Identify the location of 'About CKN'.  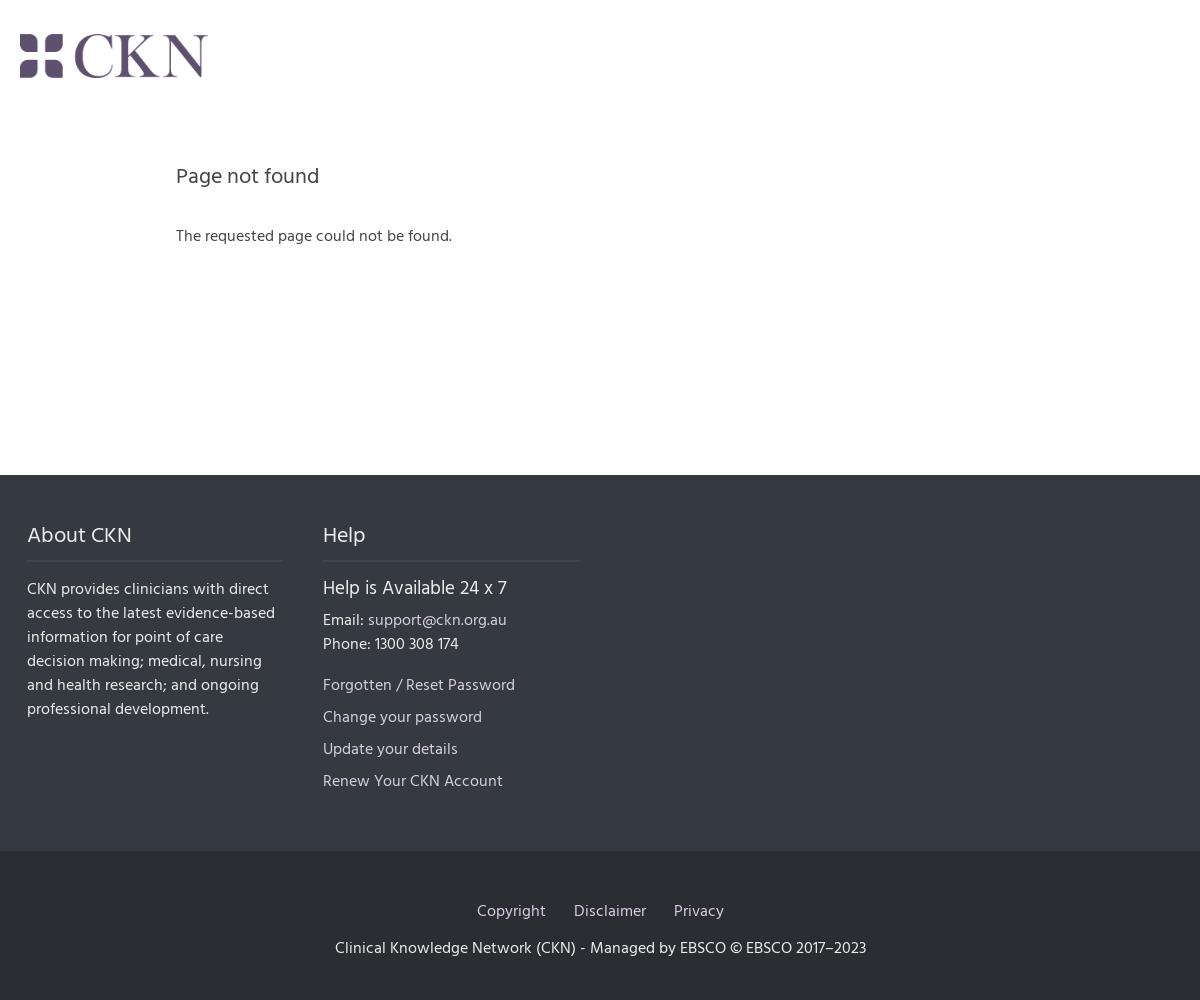
(26, 535).